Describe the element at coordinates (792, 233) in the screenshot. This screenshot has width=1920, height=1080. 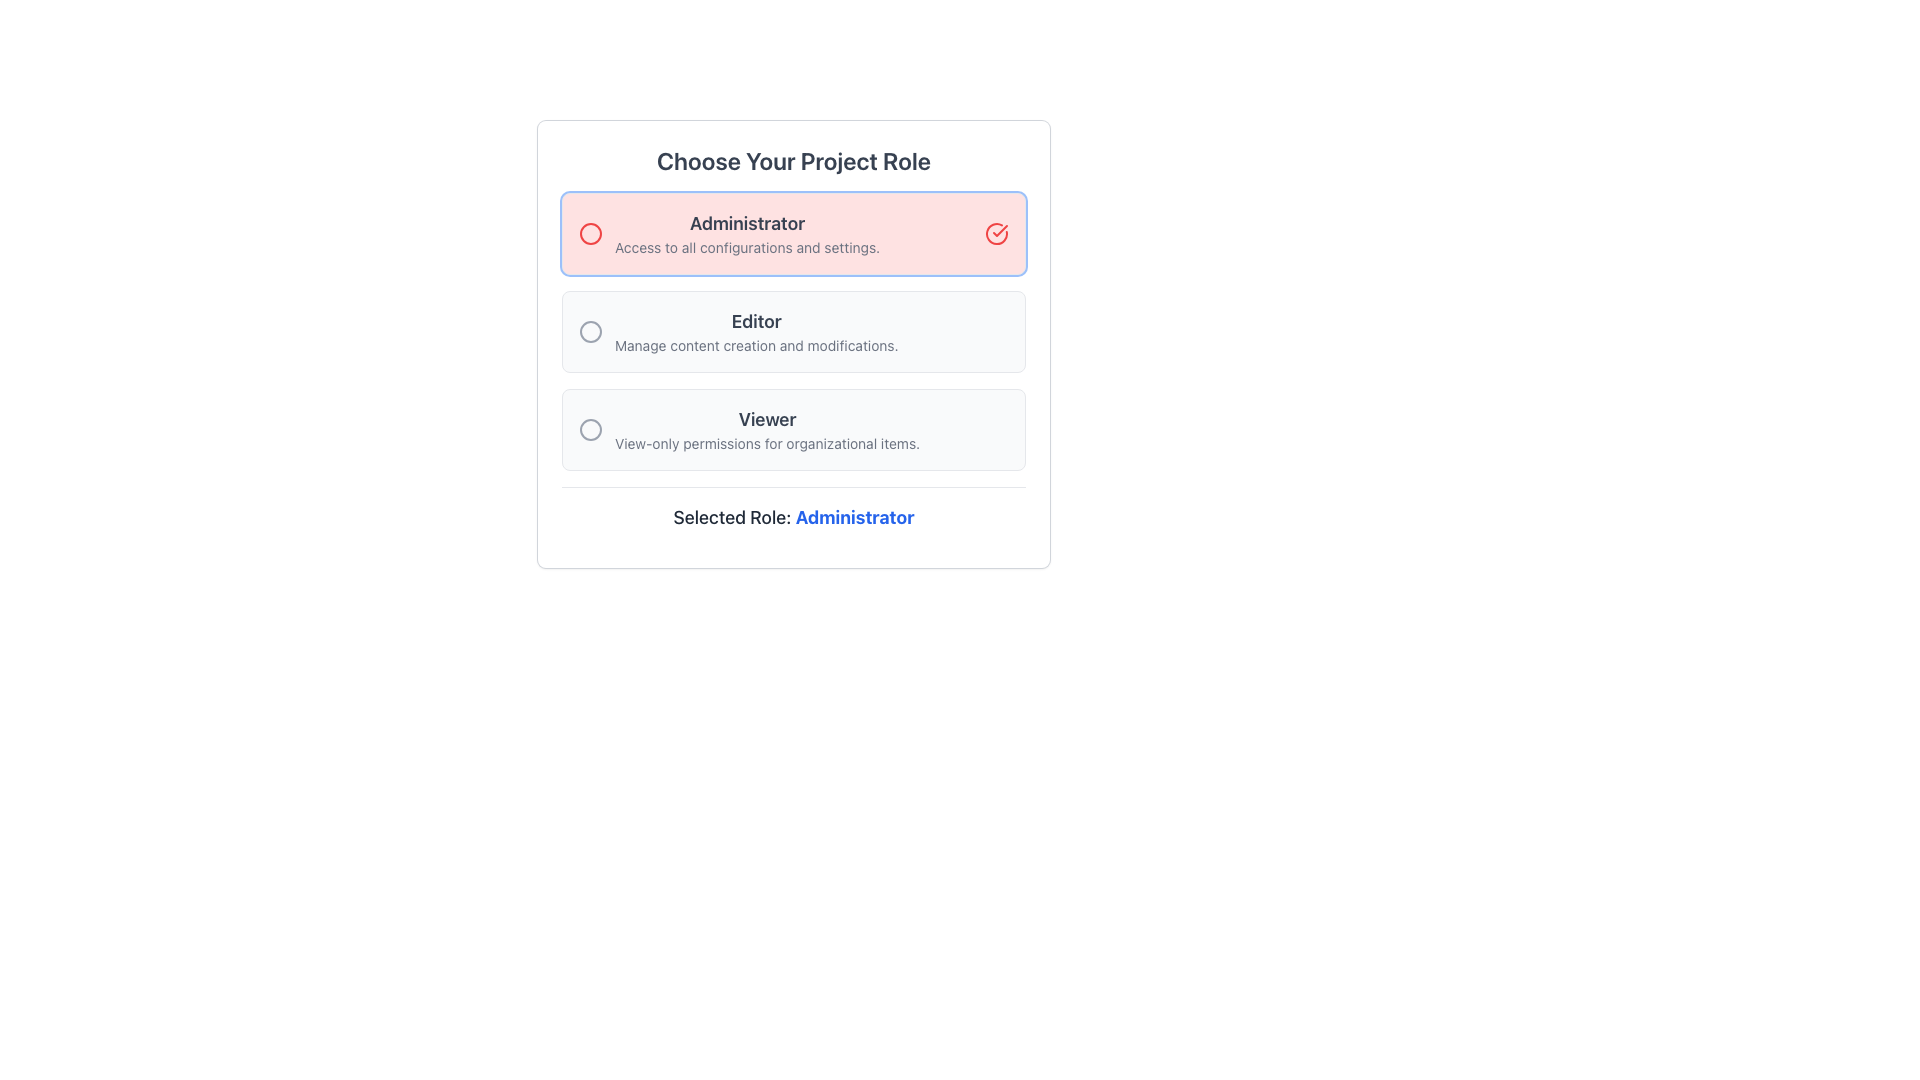
I see `the first radio button in the role selection group` at that location.